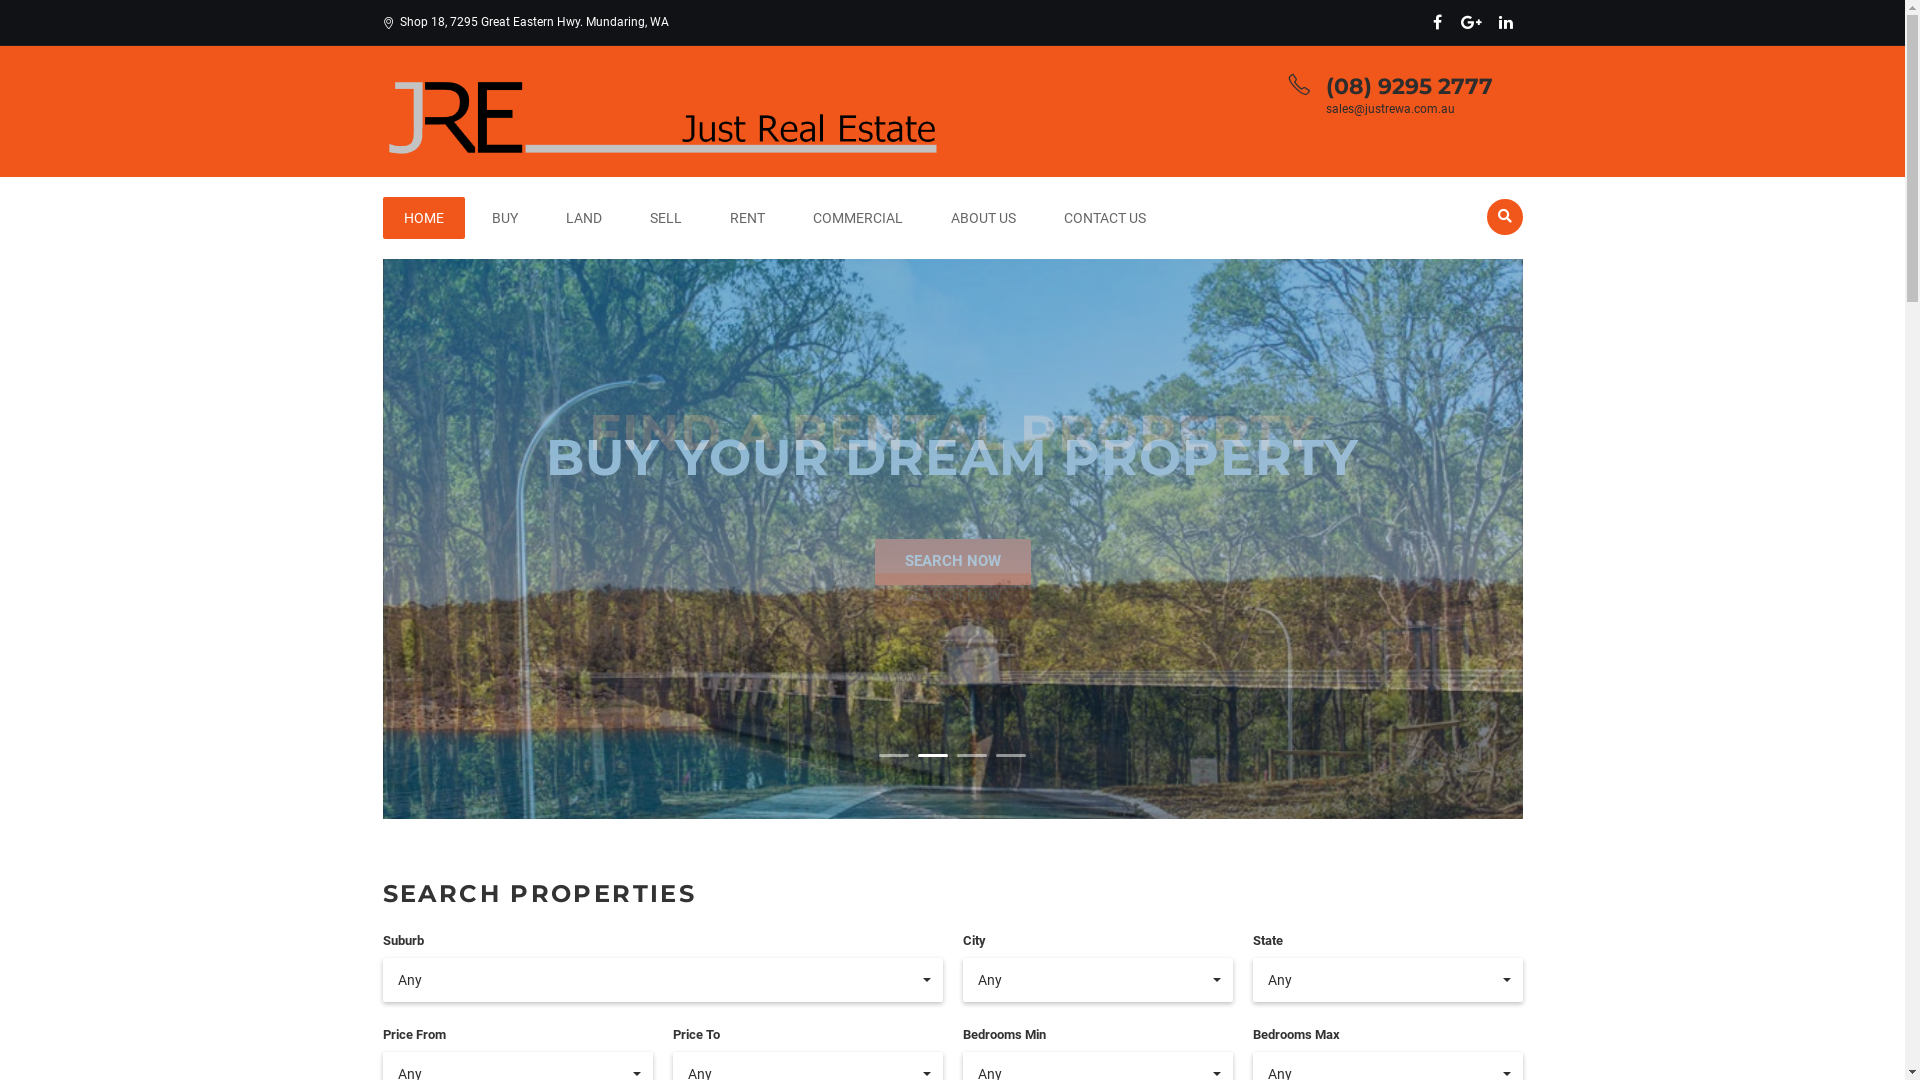 This screenshot has width=1920, height=1080. I want to click on 'SEARCH NOW', so click(950, 561).